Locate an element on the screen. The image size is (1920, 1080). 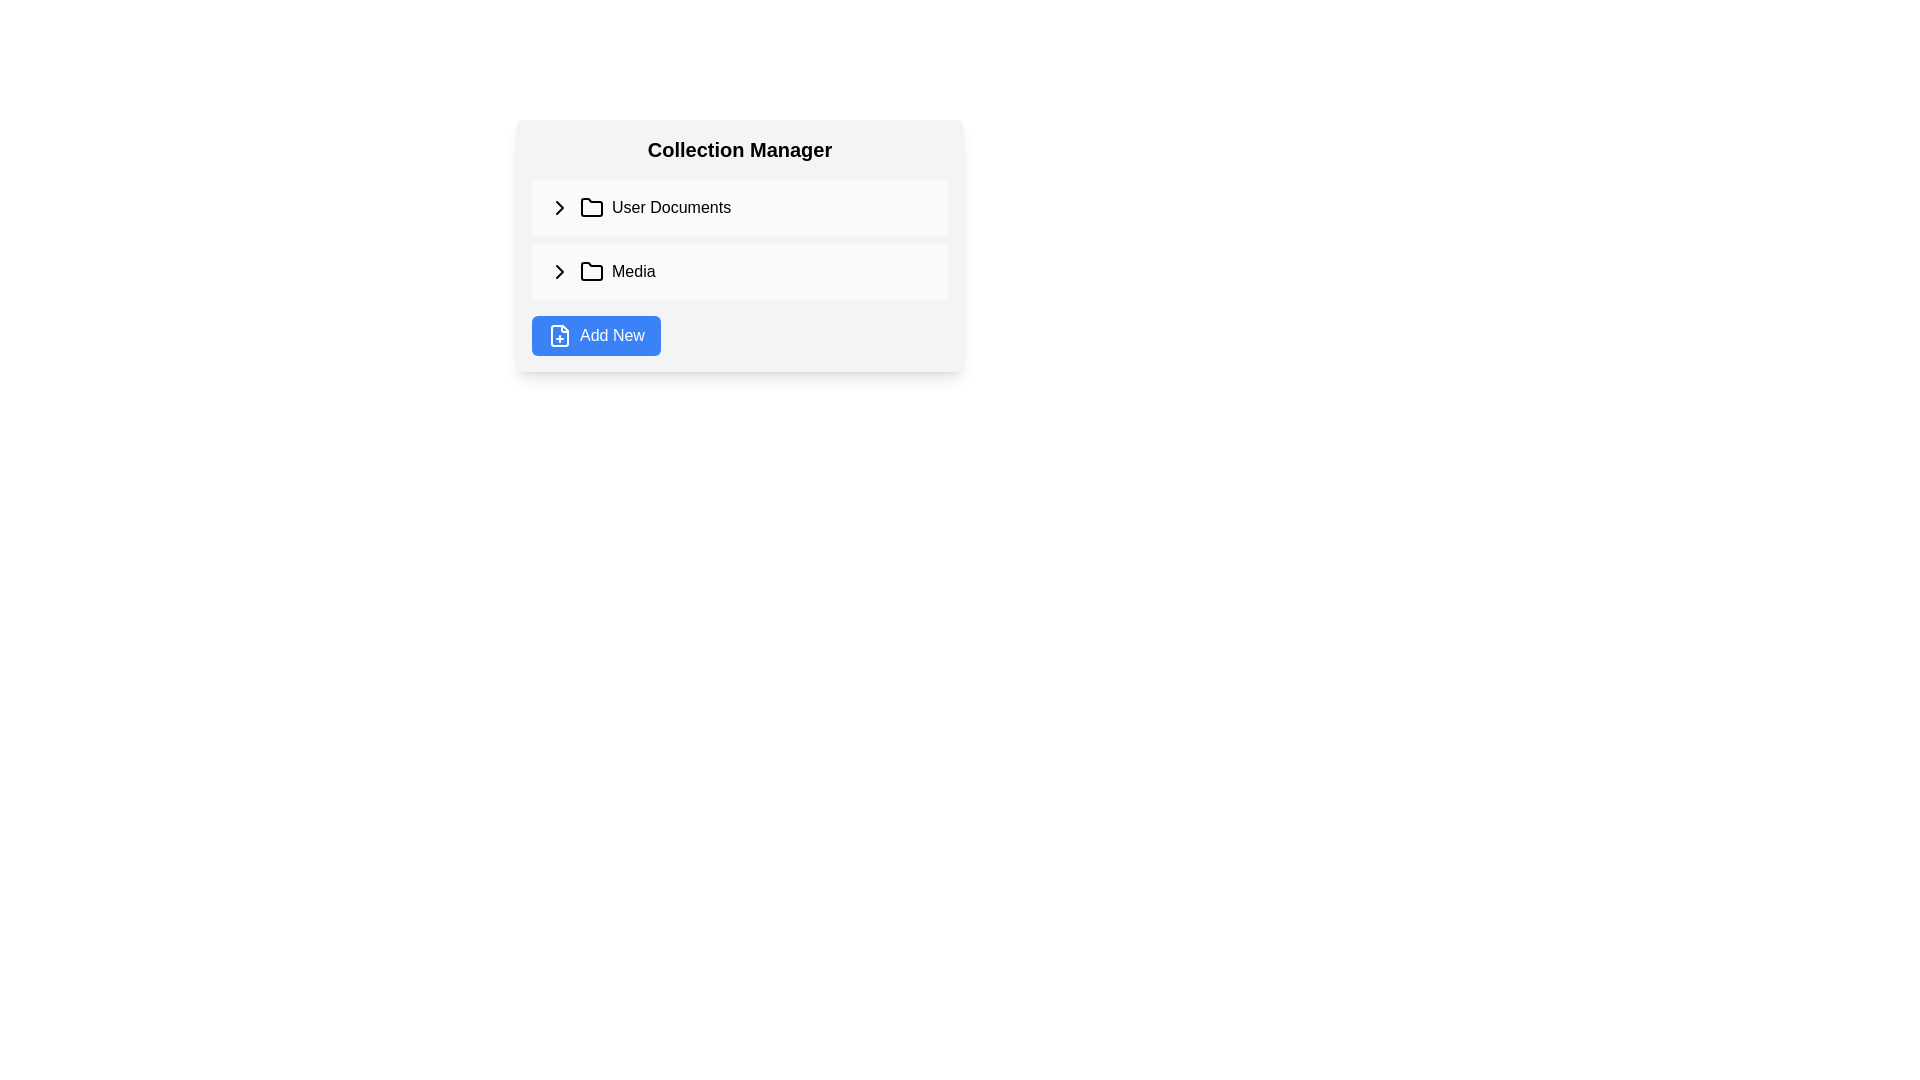
the button that initiates the process for adding new items or entries to the system, located at the bottom-left corner of the collection manager interface is located at coordinates (595, 334).